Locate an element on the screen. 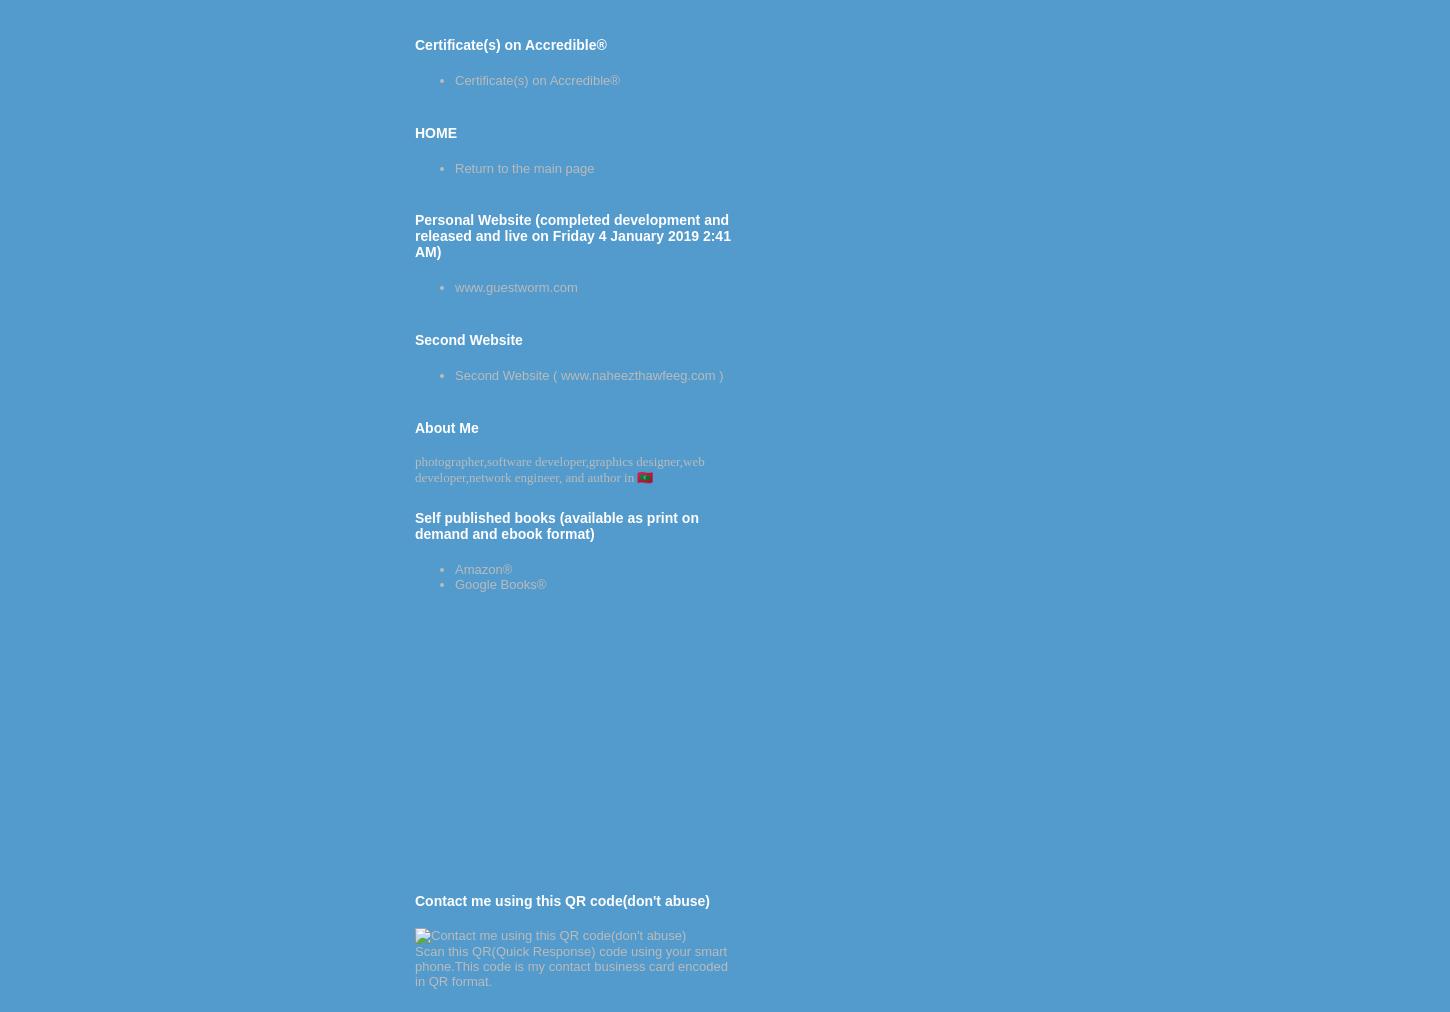  'Second Website ( www.naheezthawfeeg.com )' is located at coordinates (588, 373).